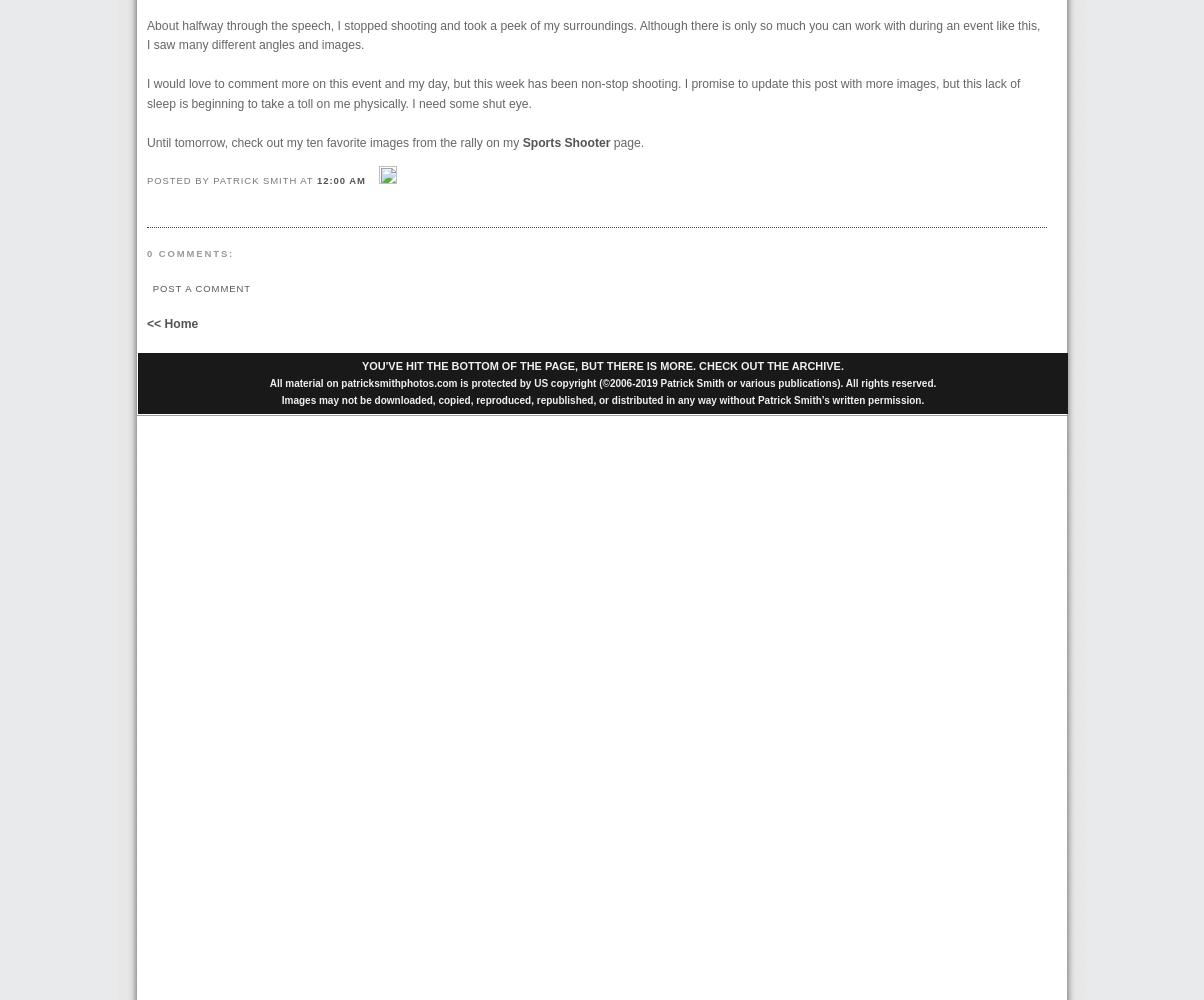 Image resolution: width=1204 pixels, height=1000 pixels. I want to click on 'ARCHIVE', so click(790, 364).